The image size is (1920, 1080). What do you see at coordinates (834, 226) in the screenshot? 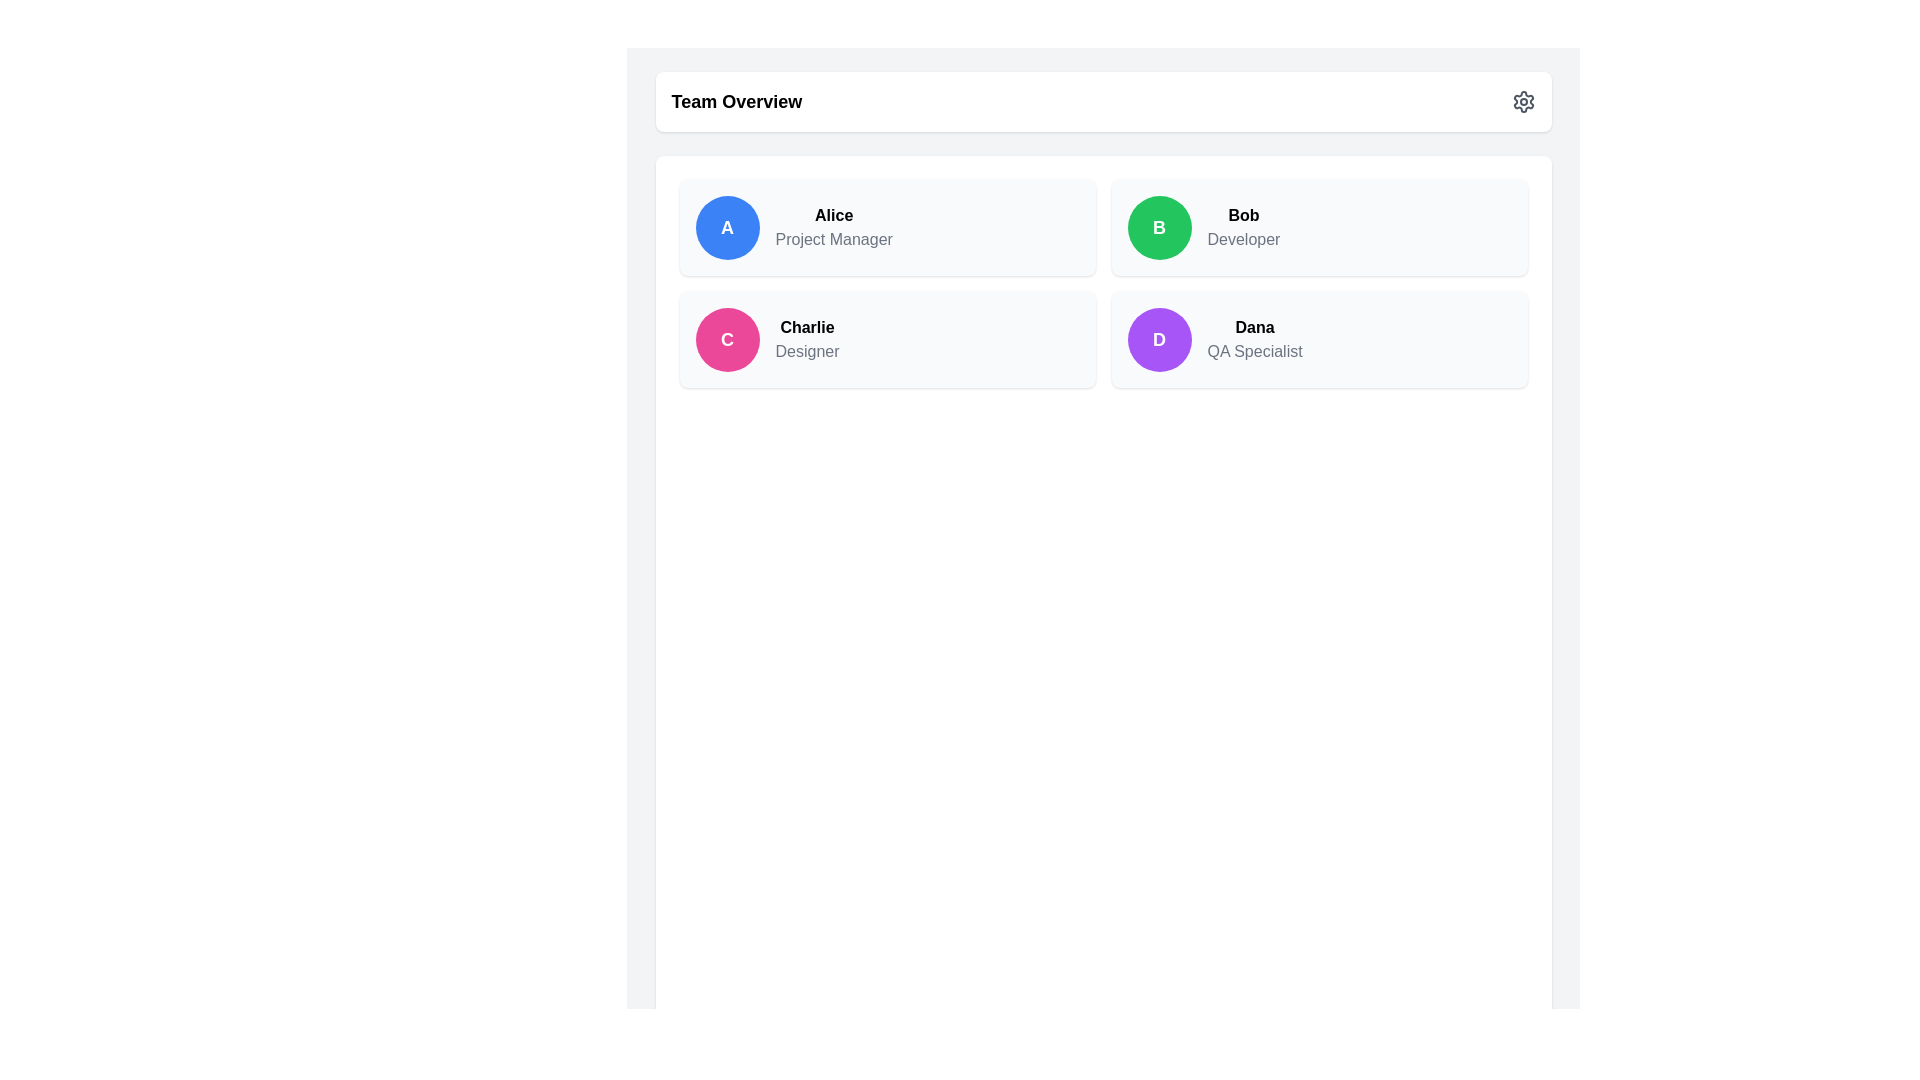
I see `text label displaying 'Alice' as the team member's name and 'Project Manager' as their role, located to the right of the blue circular avatar` at bounding box center [834, 226].